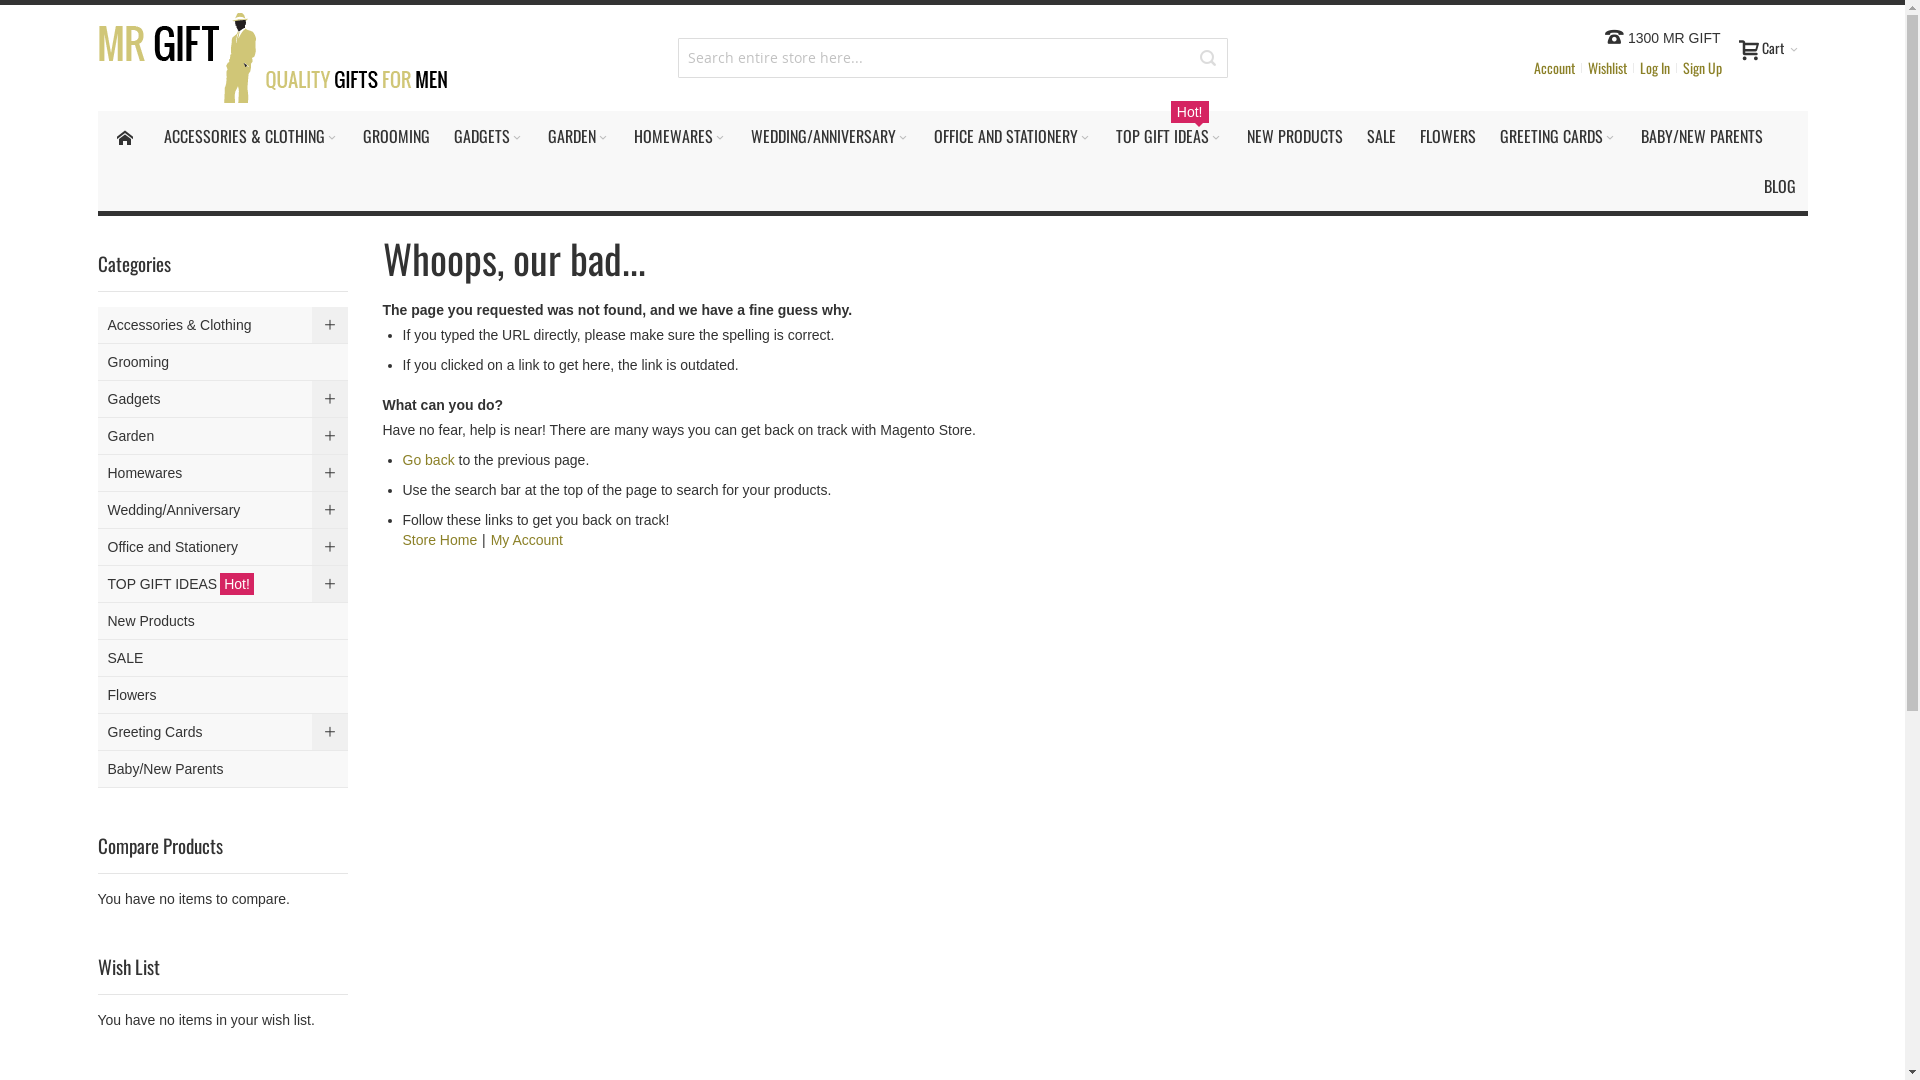 The width and height of the screenshot is (1920, 1080). I want to click on 'My Account', so click(527, 540).